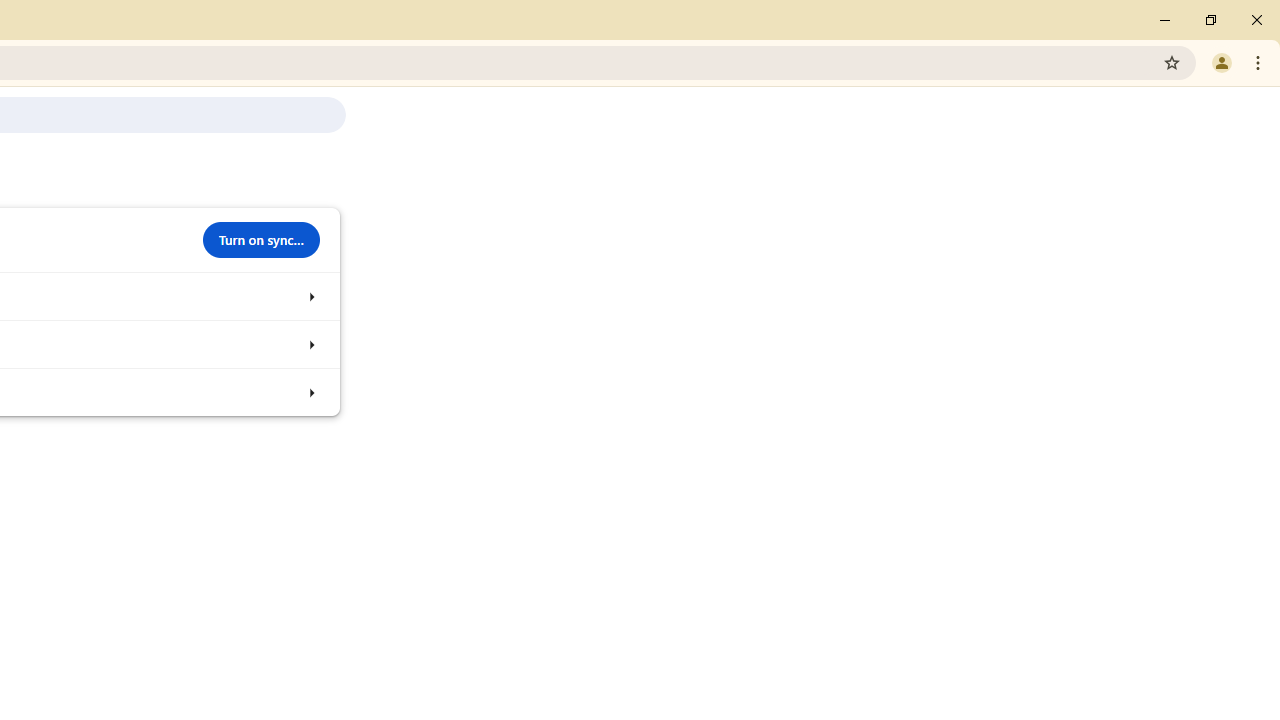  Describe the element at coordinates (310, 296) in the screenshot. I see `'Sync and Google services'` at that location.